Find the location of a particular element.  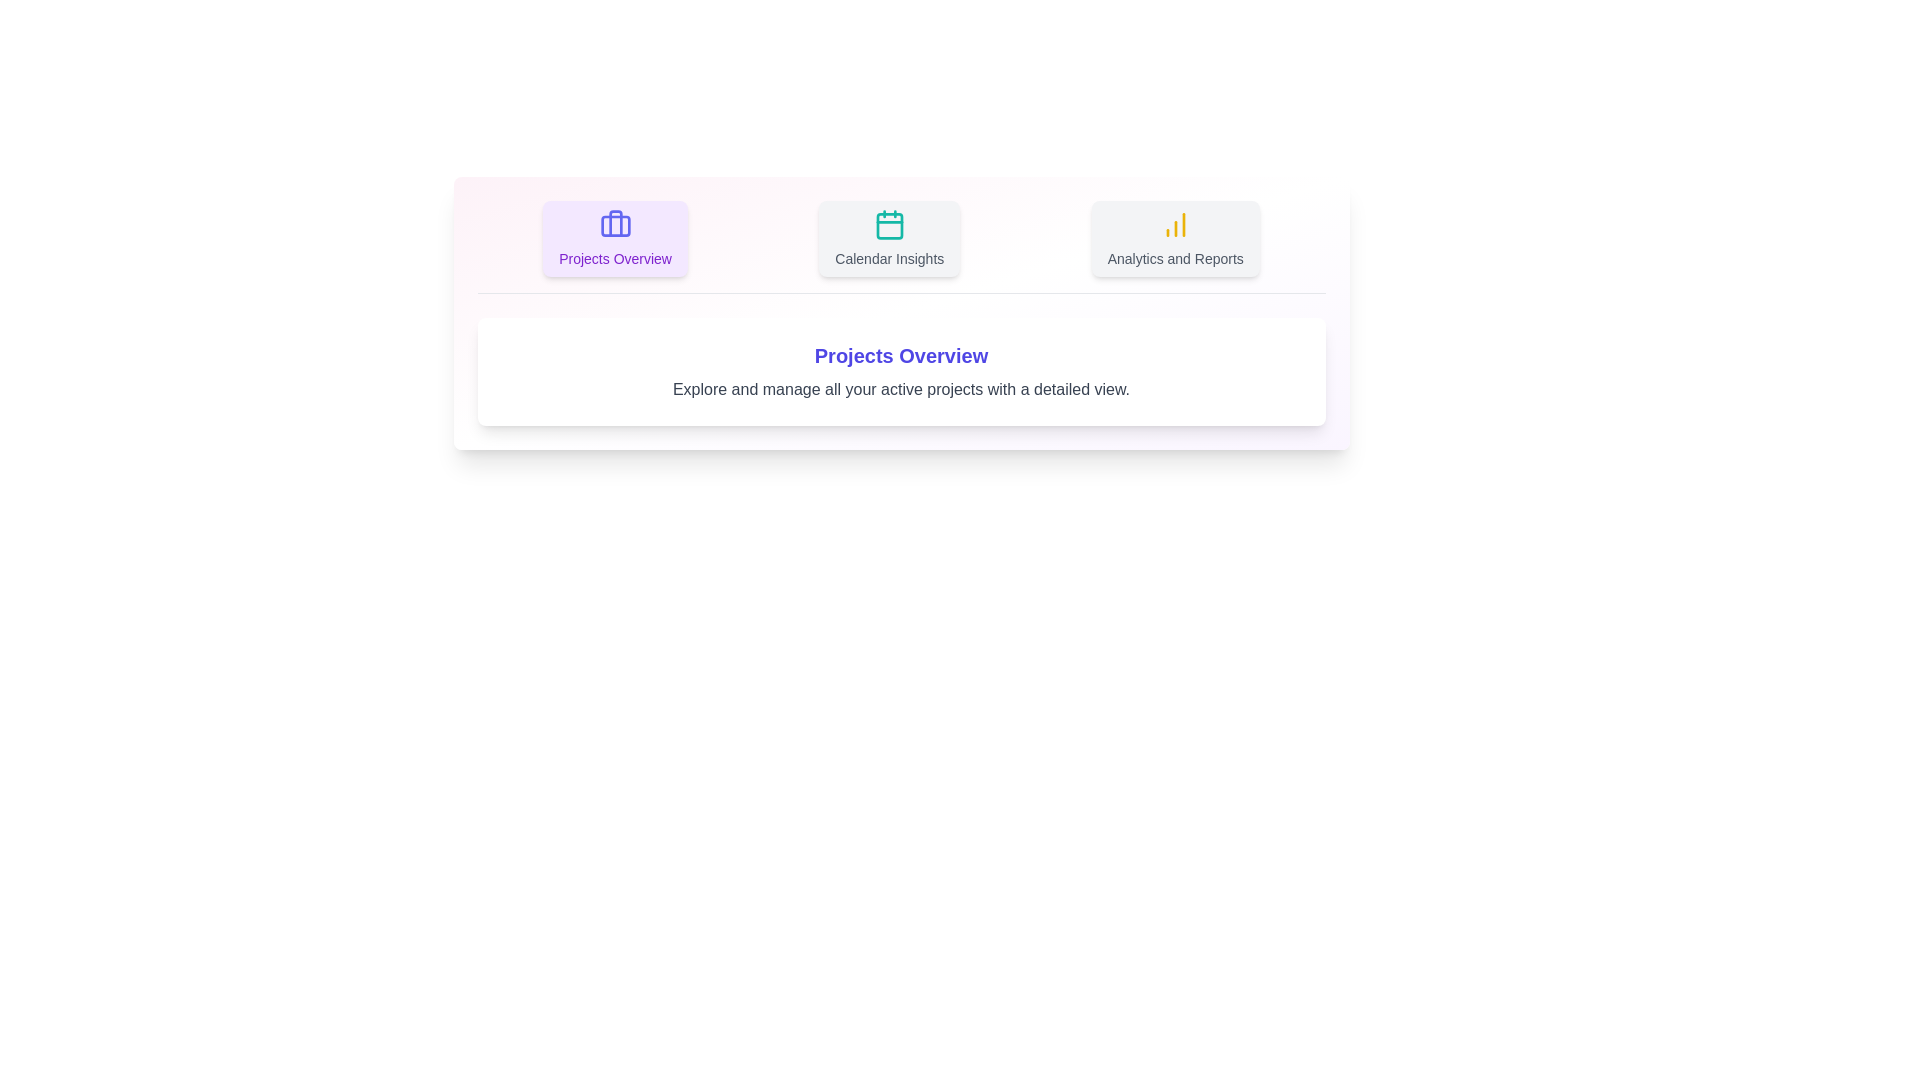

the tab labeled Calendar Insights to view its content is located at coordinates (888, 238).